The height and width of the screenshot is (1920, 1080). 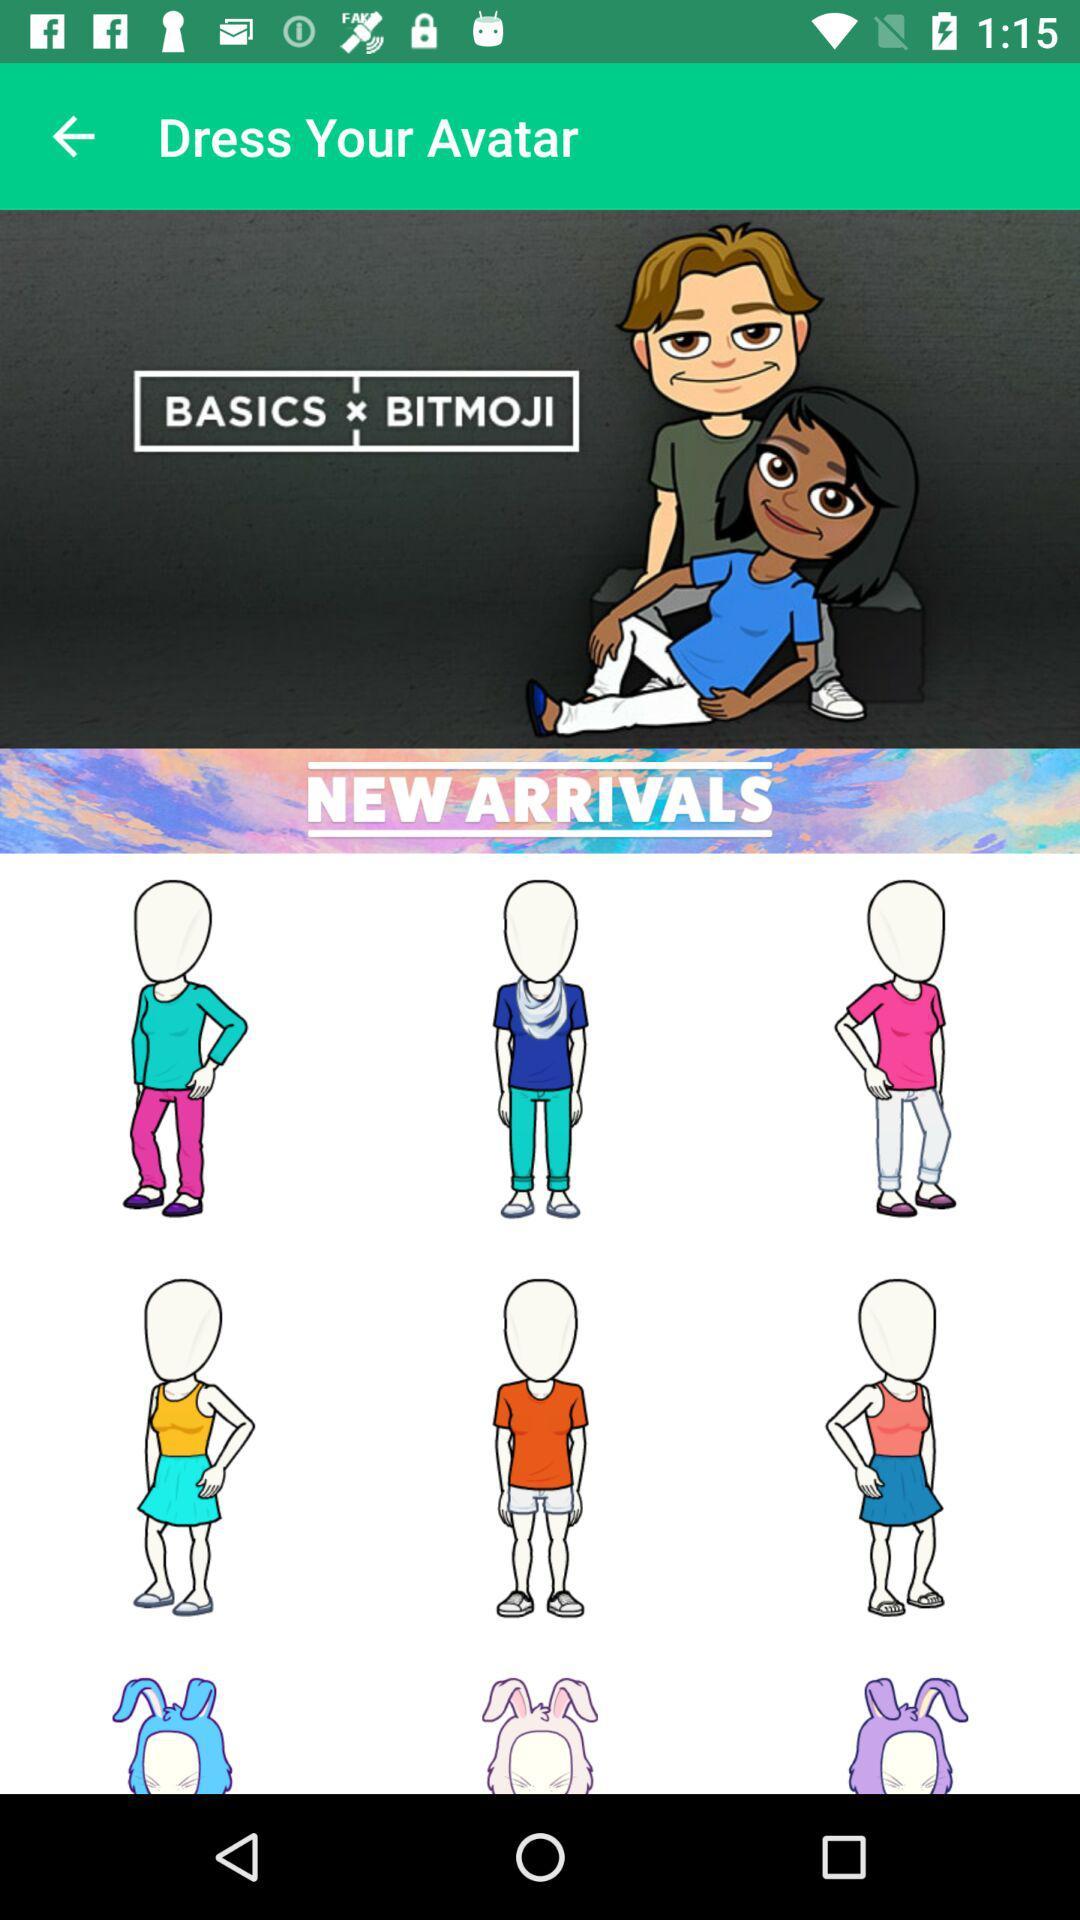 I want to click on the item to the left of dress your avatar app, so click(x=72, y=135).